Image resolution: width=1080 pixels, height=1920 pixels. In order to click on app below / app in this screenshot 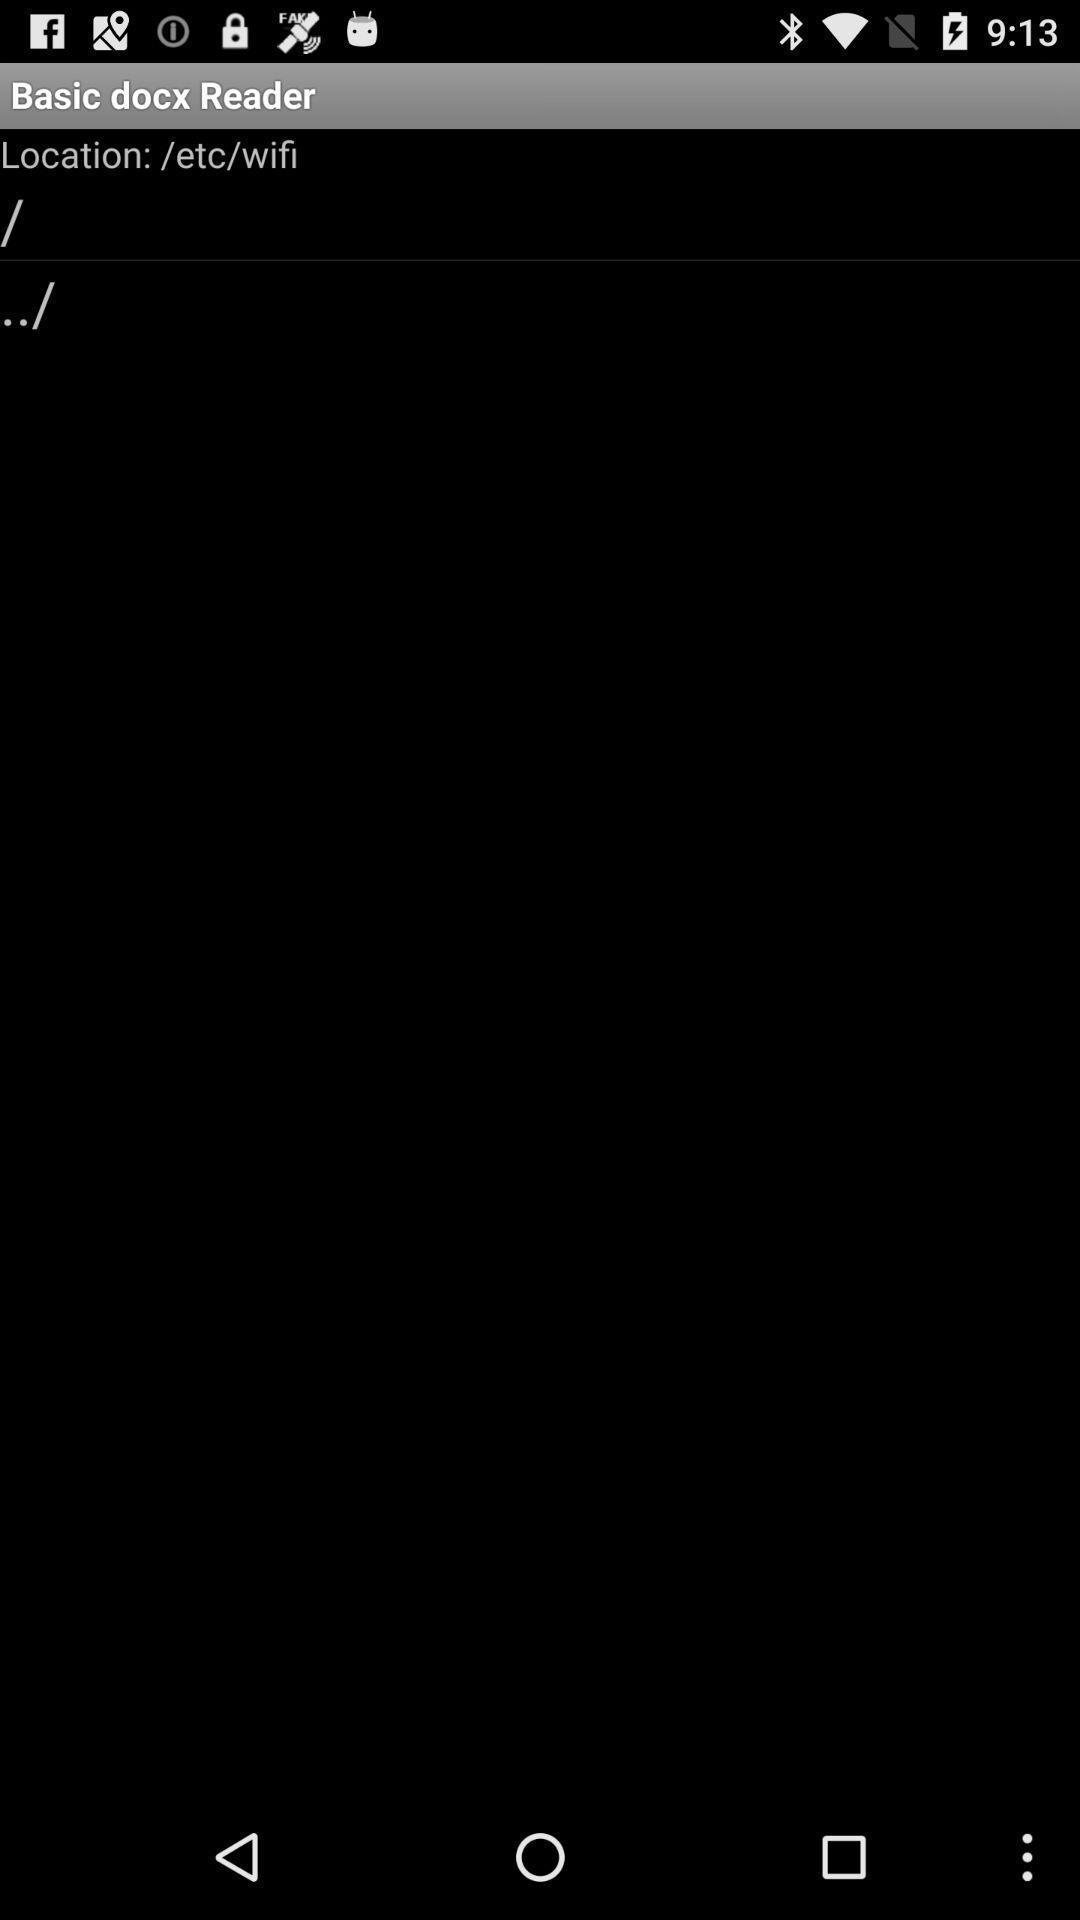, I will do `click(540, 300)`.